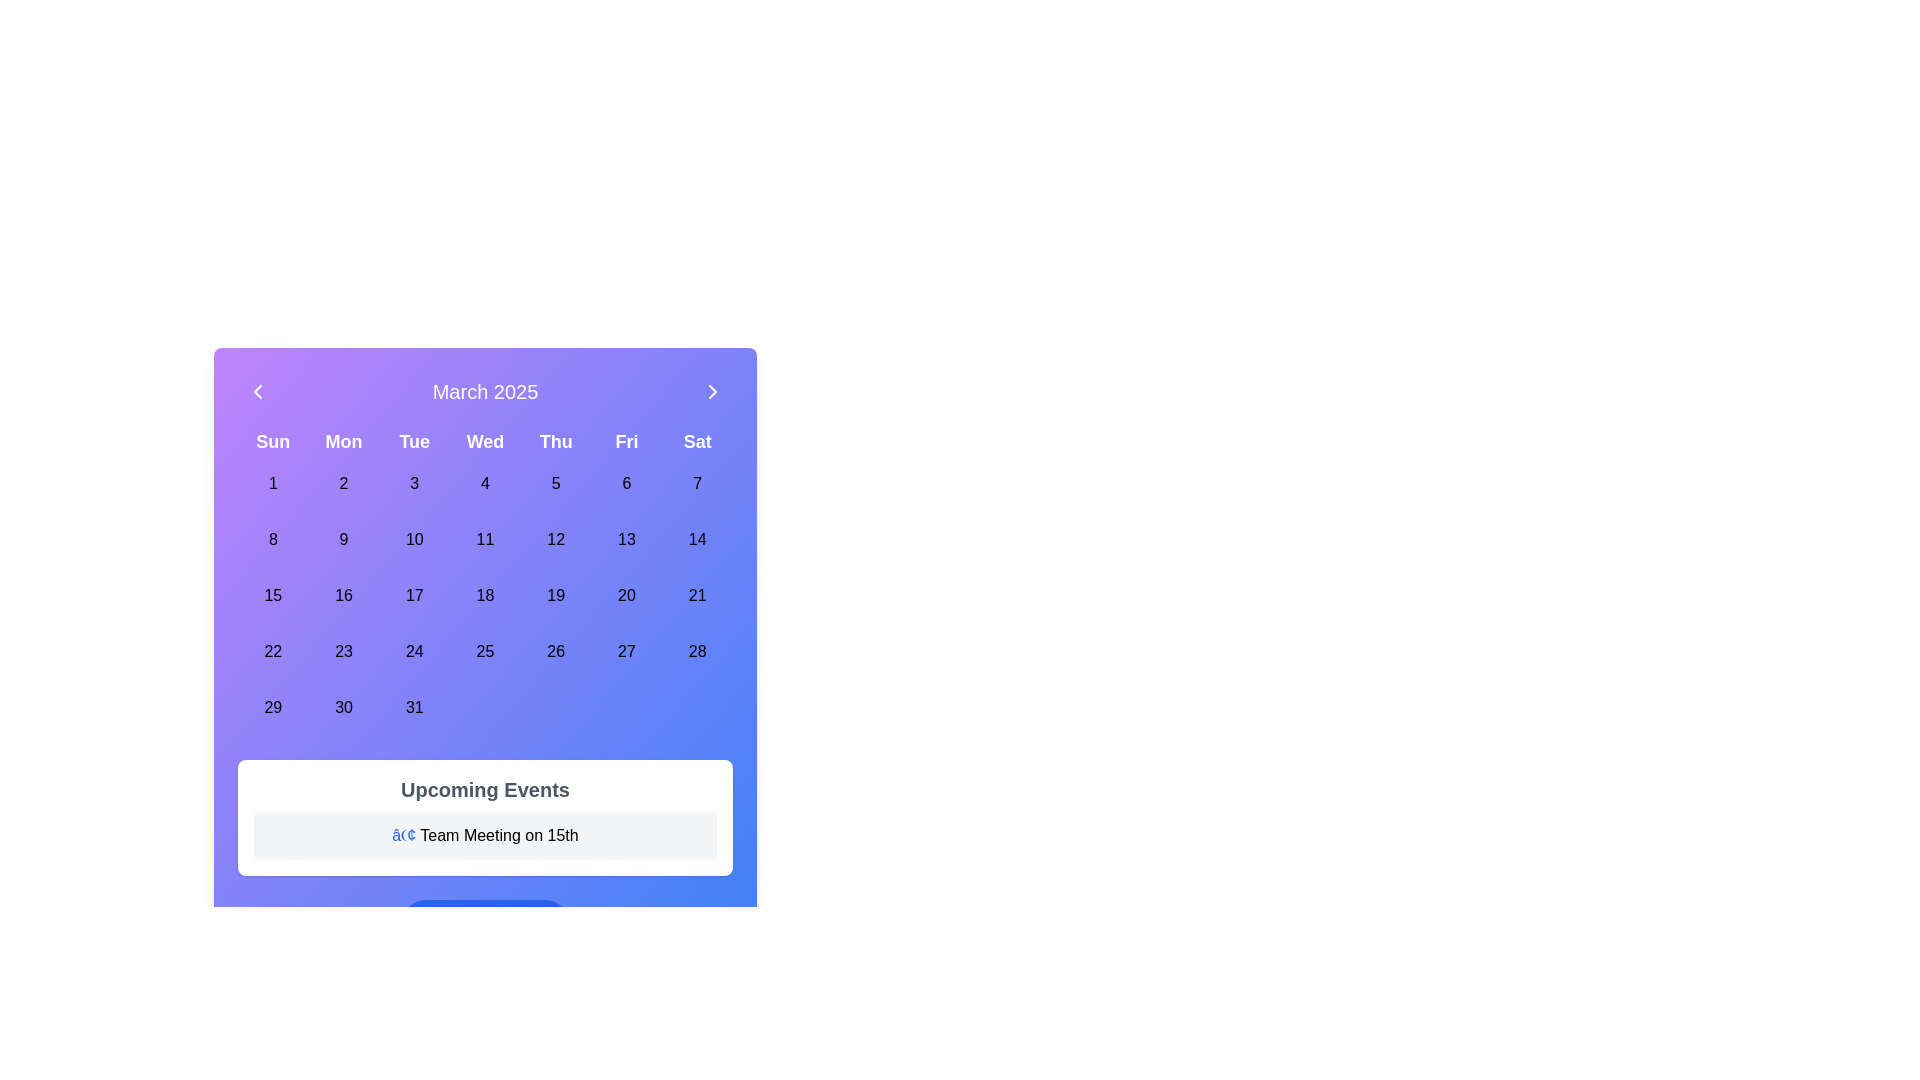 This screenshot has width=1920, height=1080. What do you see at coordinates (413, 483) in the screenshot?
I see `the rounded button containing the number '3' in the weekly grid calendar` at bounding box center [413, 483].